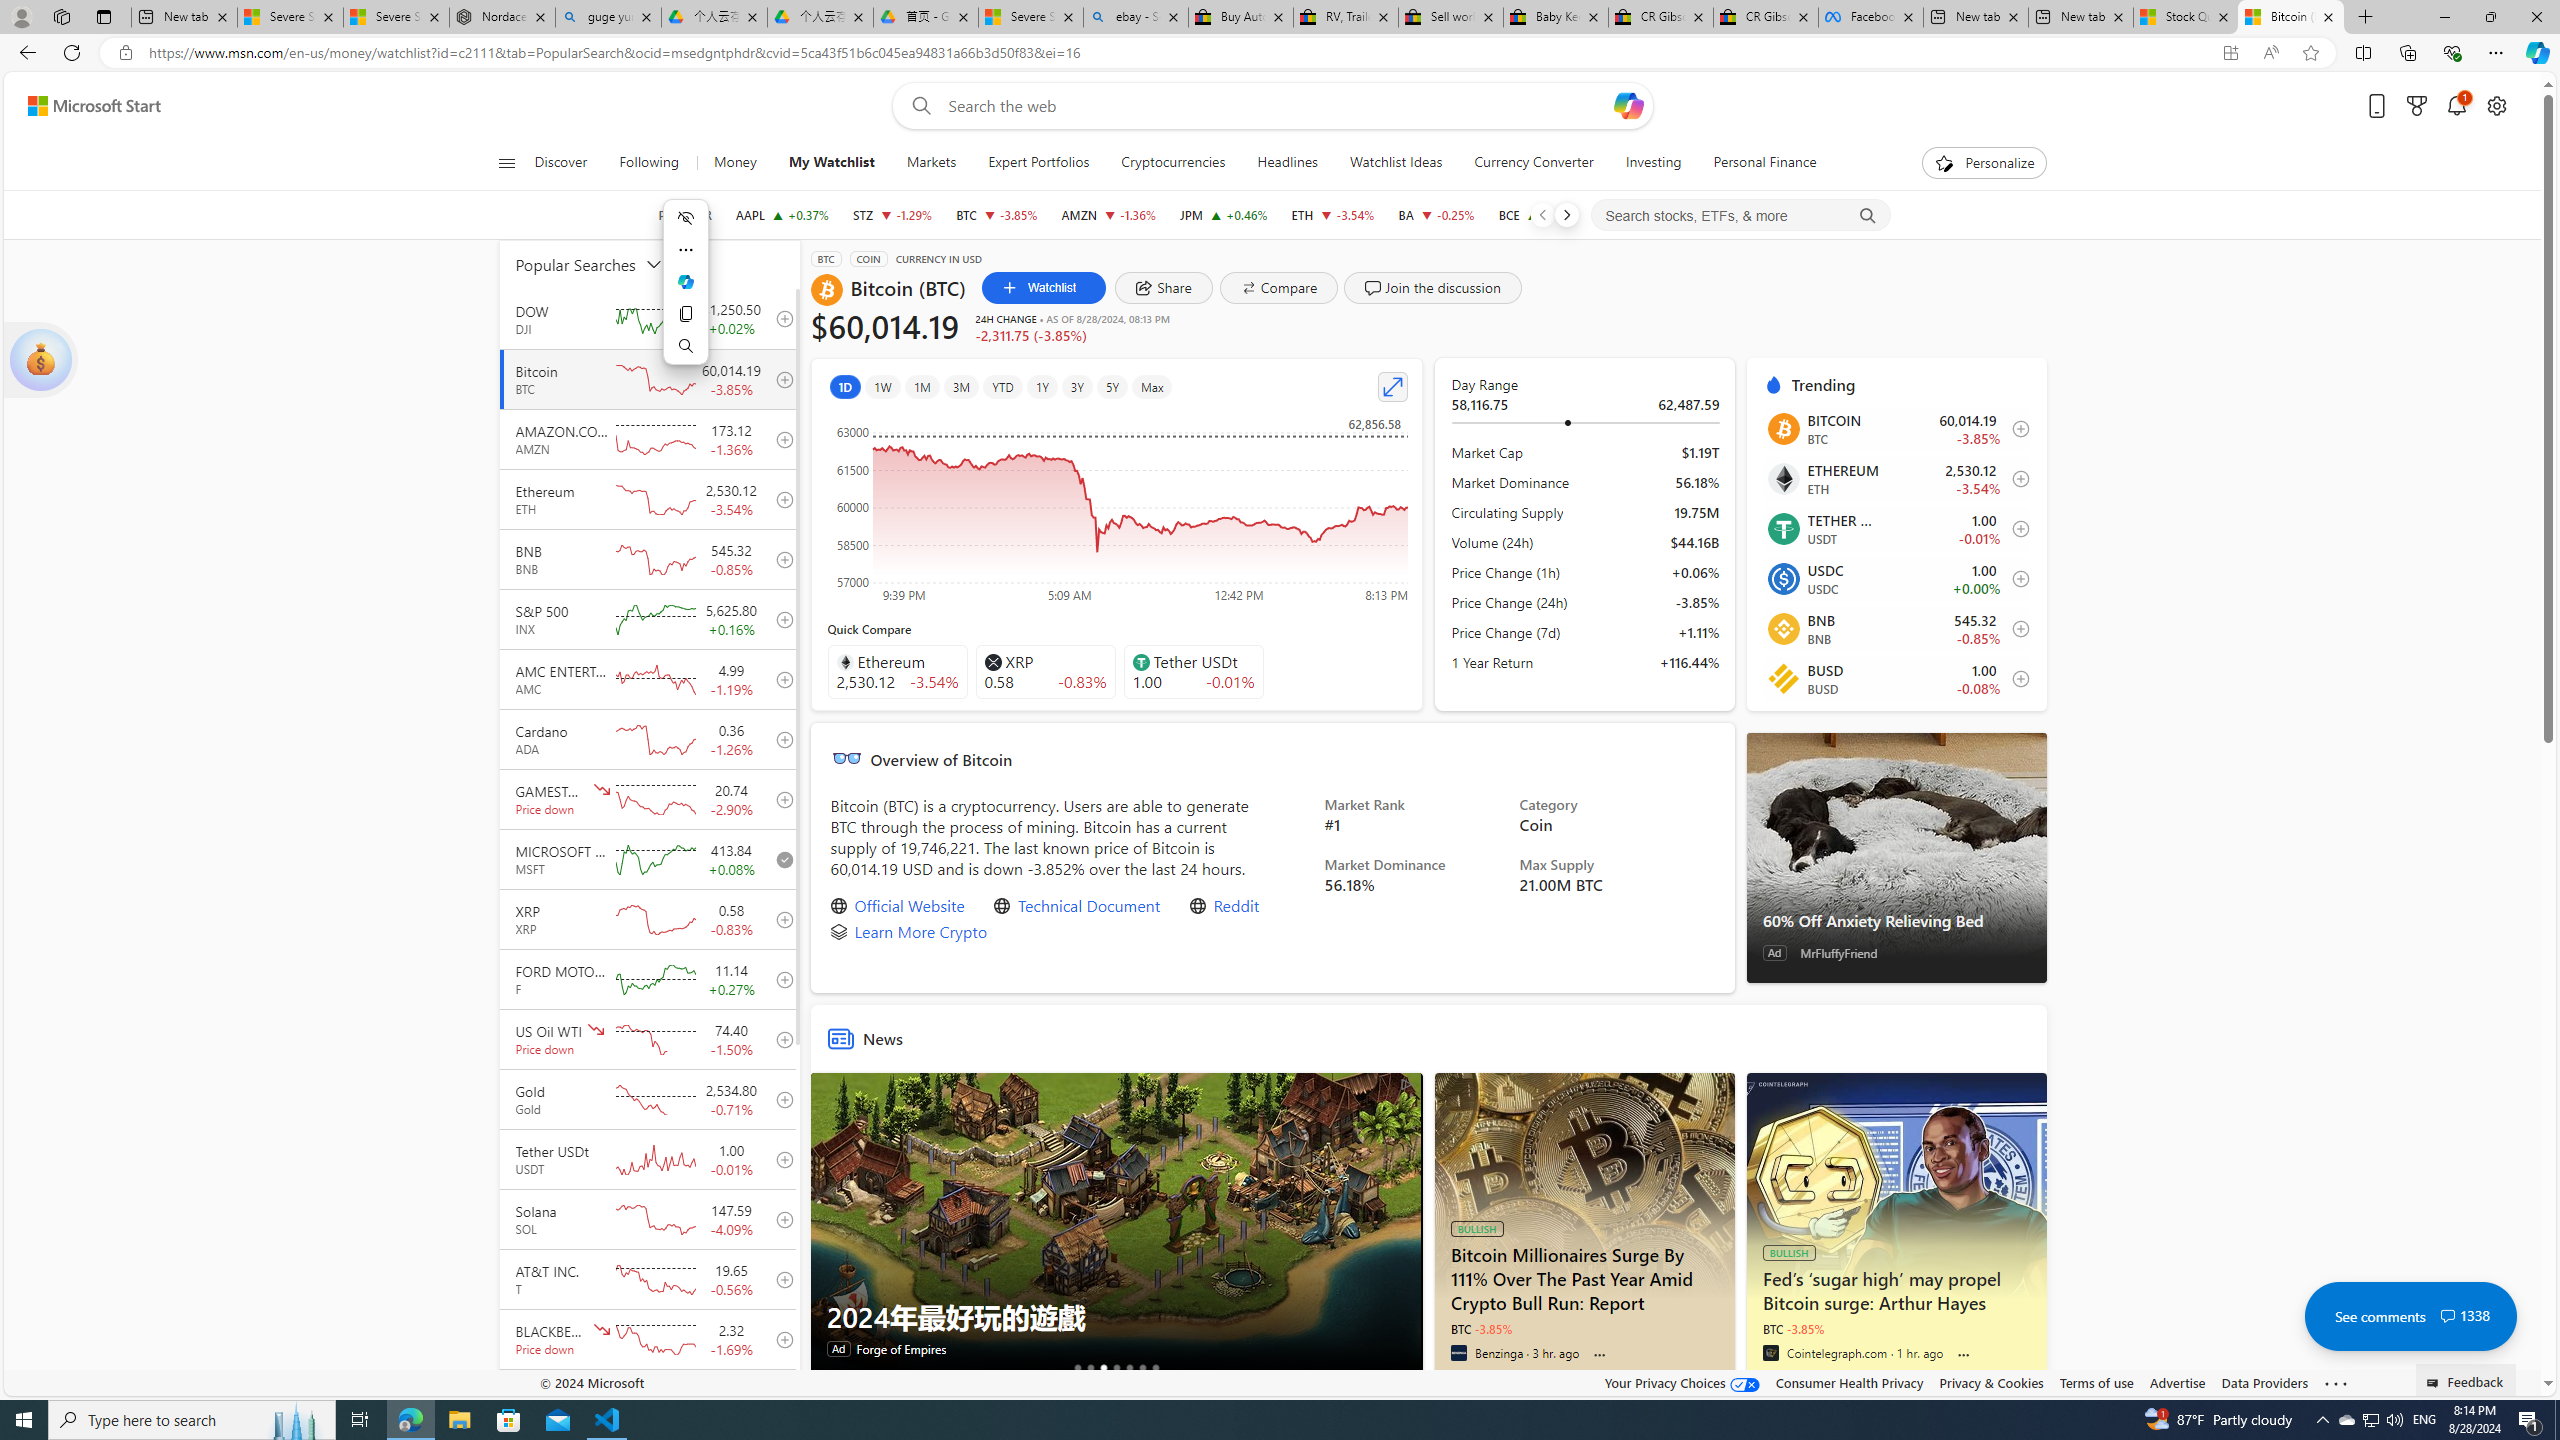  Describe the element at coordinates (1140, 660) in the screenshot. I see `'Class: autoSuggestIcon-DS-EntryPoint1-3'` at that location.